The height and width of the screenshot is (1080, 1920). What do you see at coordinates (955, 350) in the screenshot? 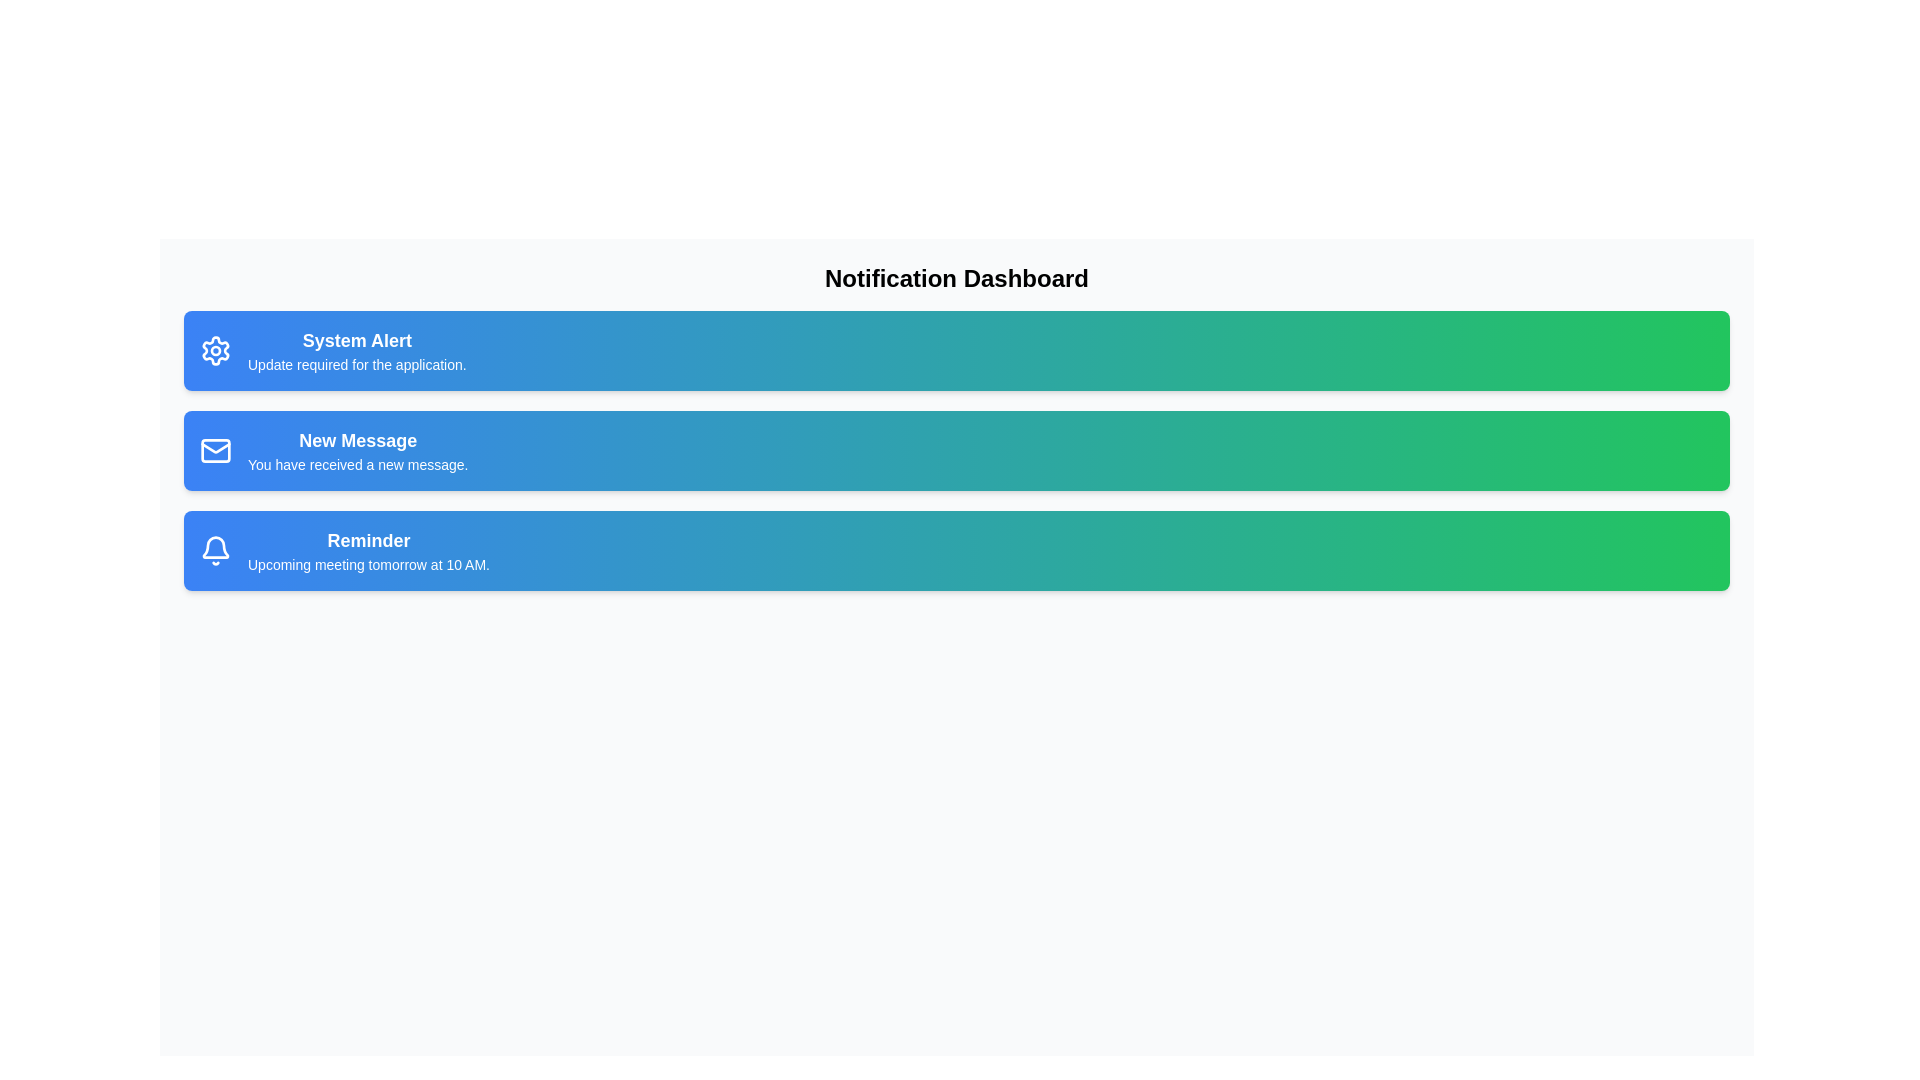
I see `the notification card corresponding to System Alert` at bounding box center [955, 350].